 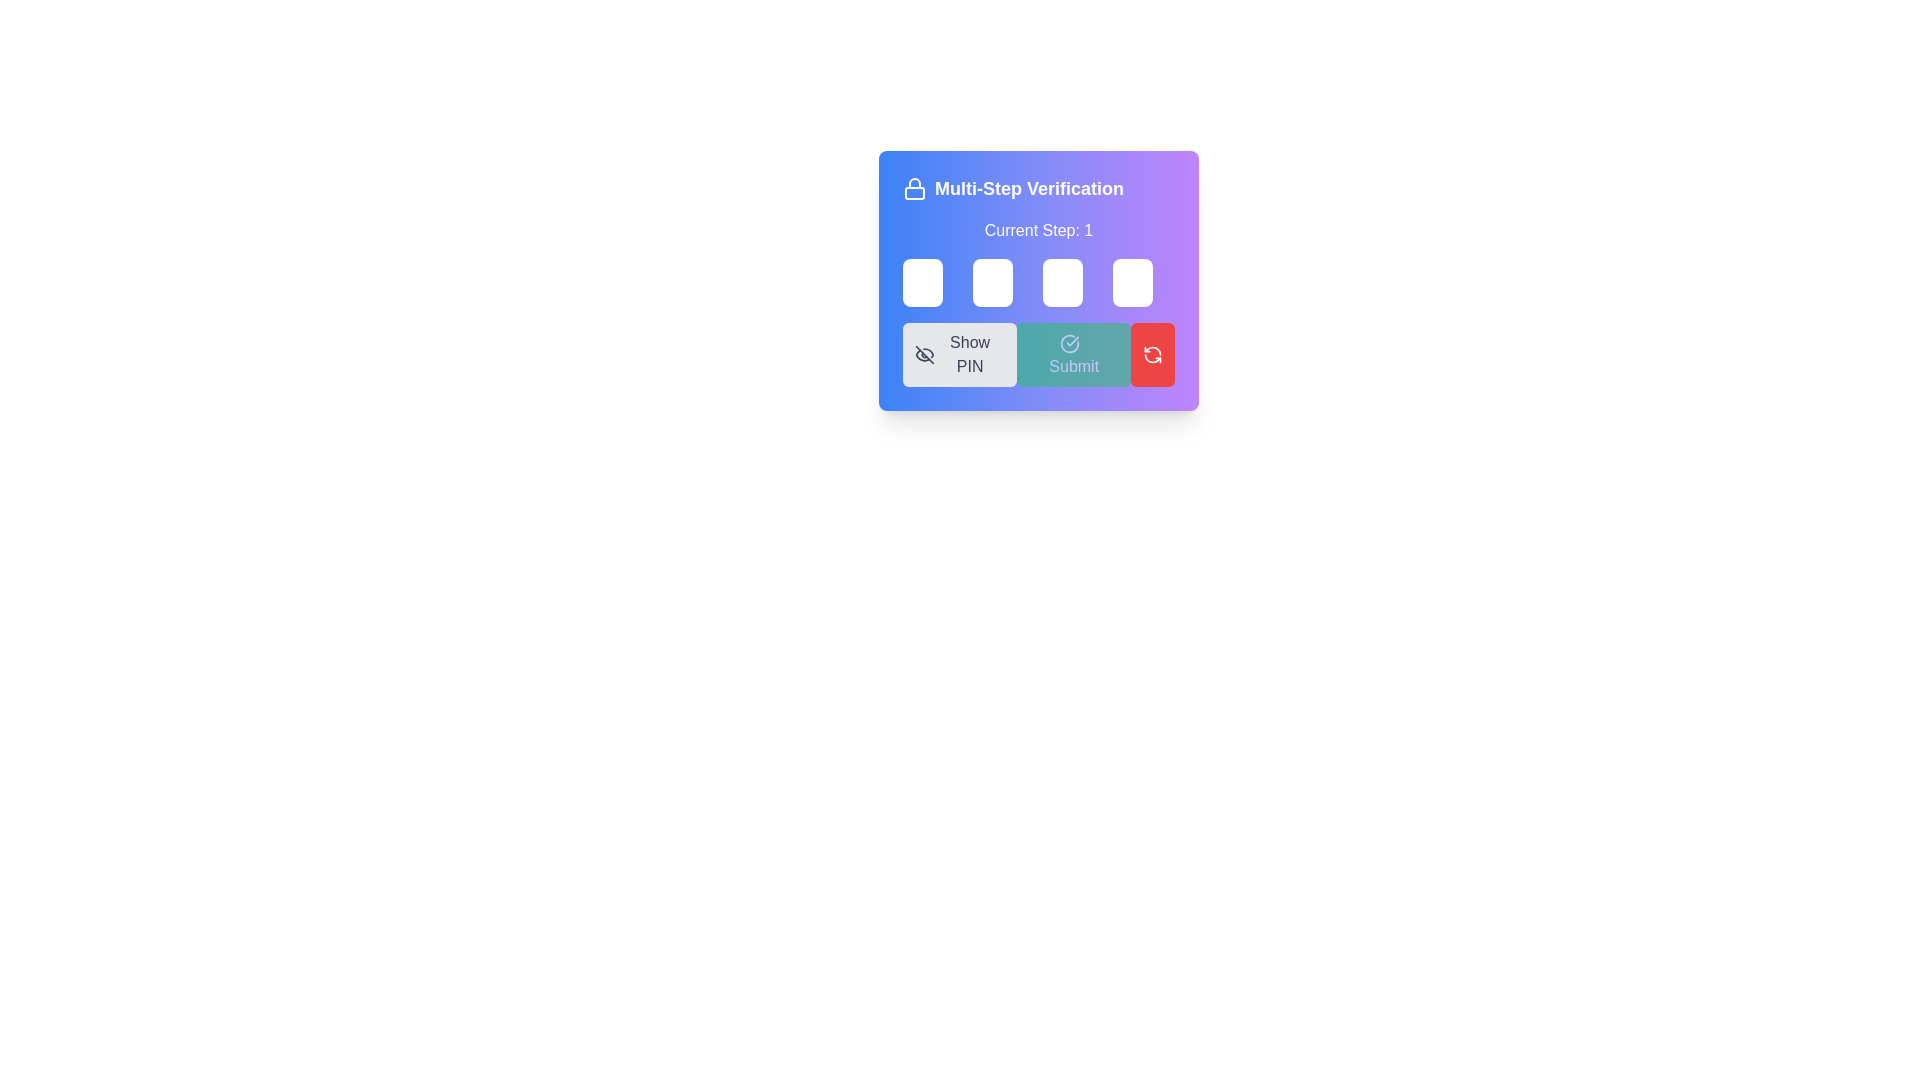 I want to click on the title 'Multi-Step Verification' which is styled with a bold large font and located at the top of the panel, next to a lock icon, so click(x=1038, y=189).